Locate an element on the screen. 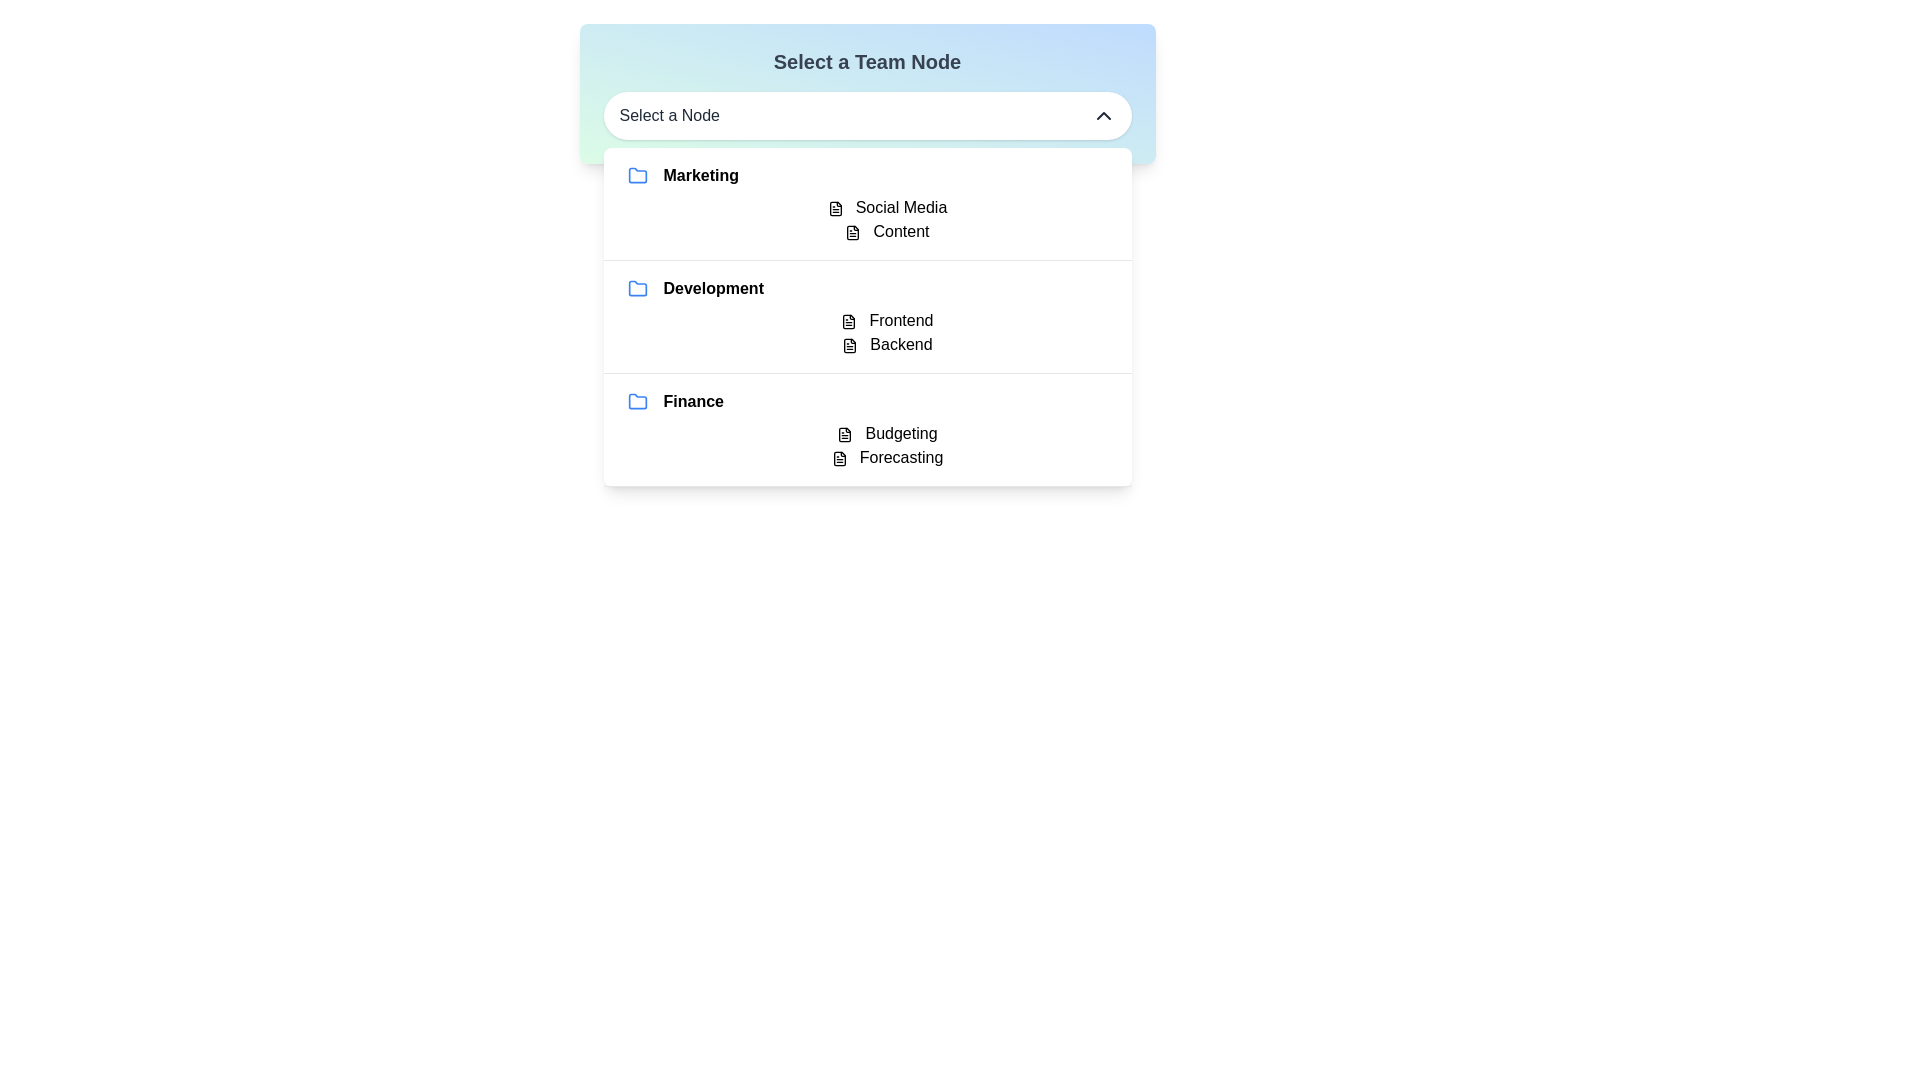  the list item labeled 'Marketing' in the dropdown menu is located at coordinates (867, 204).